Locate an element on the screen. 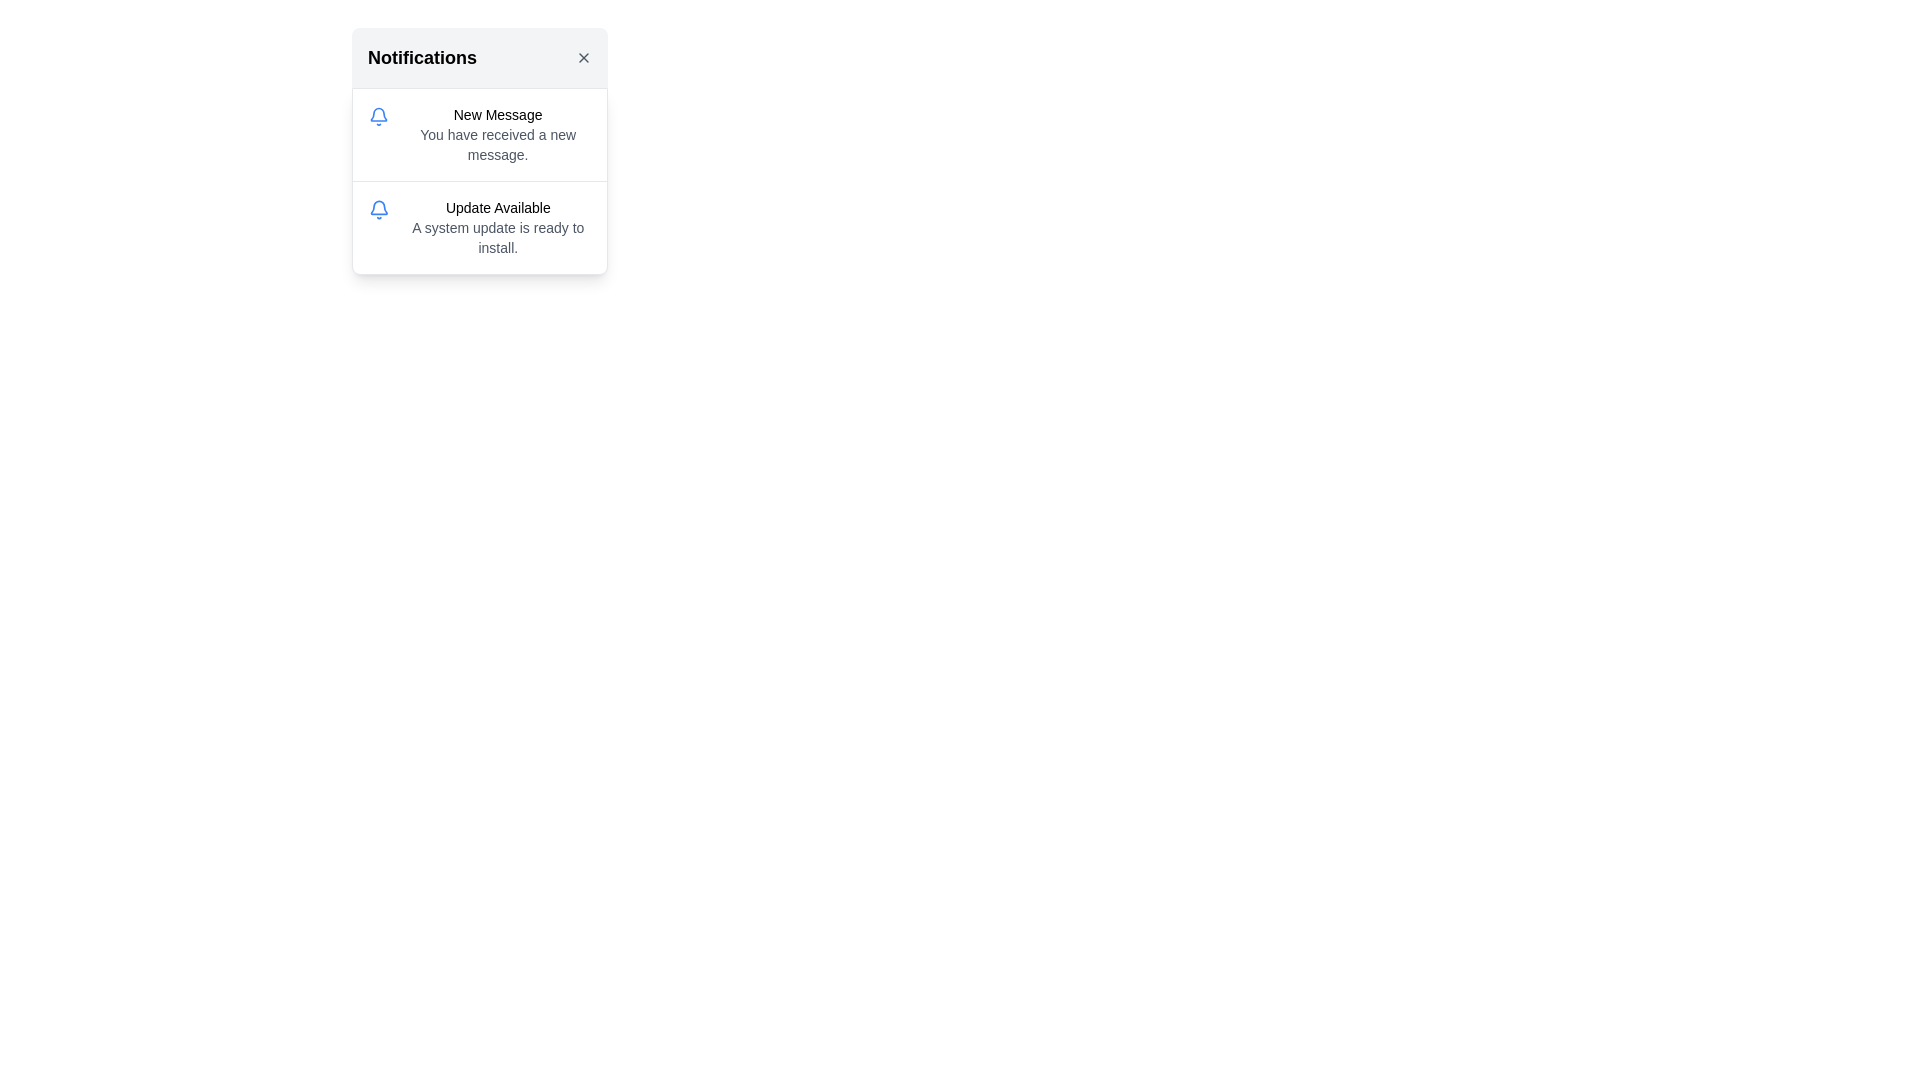  the 'Notifications' text label, which is prominently styled in larger bold font at the top left of the notification panel is located at coordinates (421, 56).